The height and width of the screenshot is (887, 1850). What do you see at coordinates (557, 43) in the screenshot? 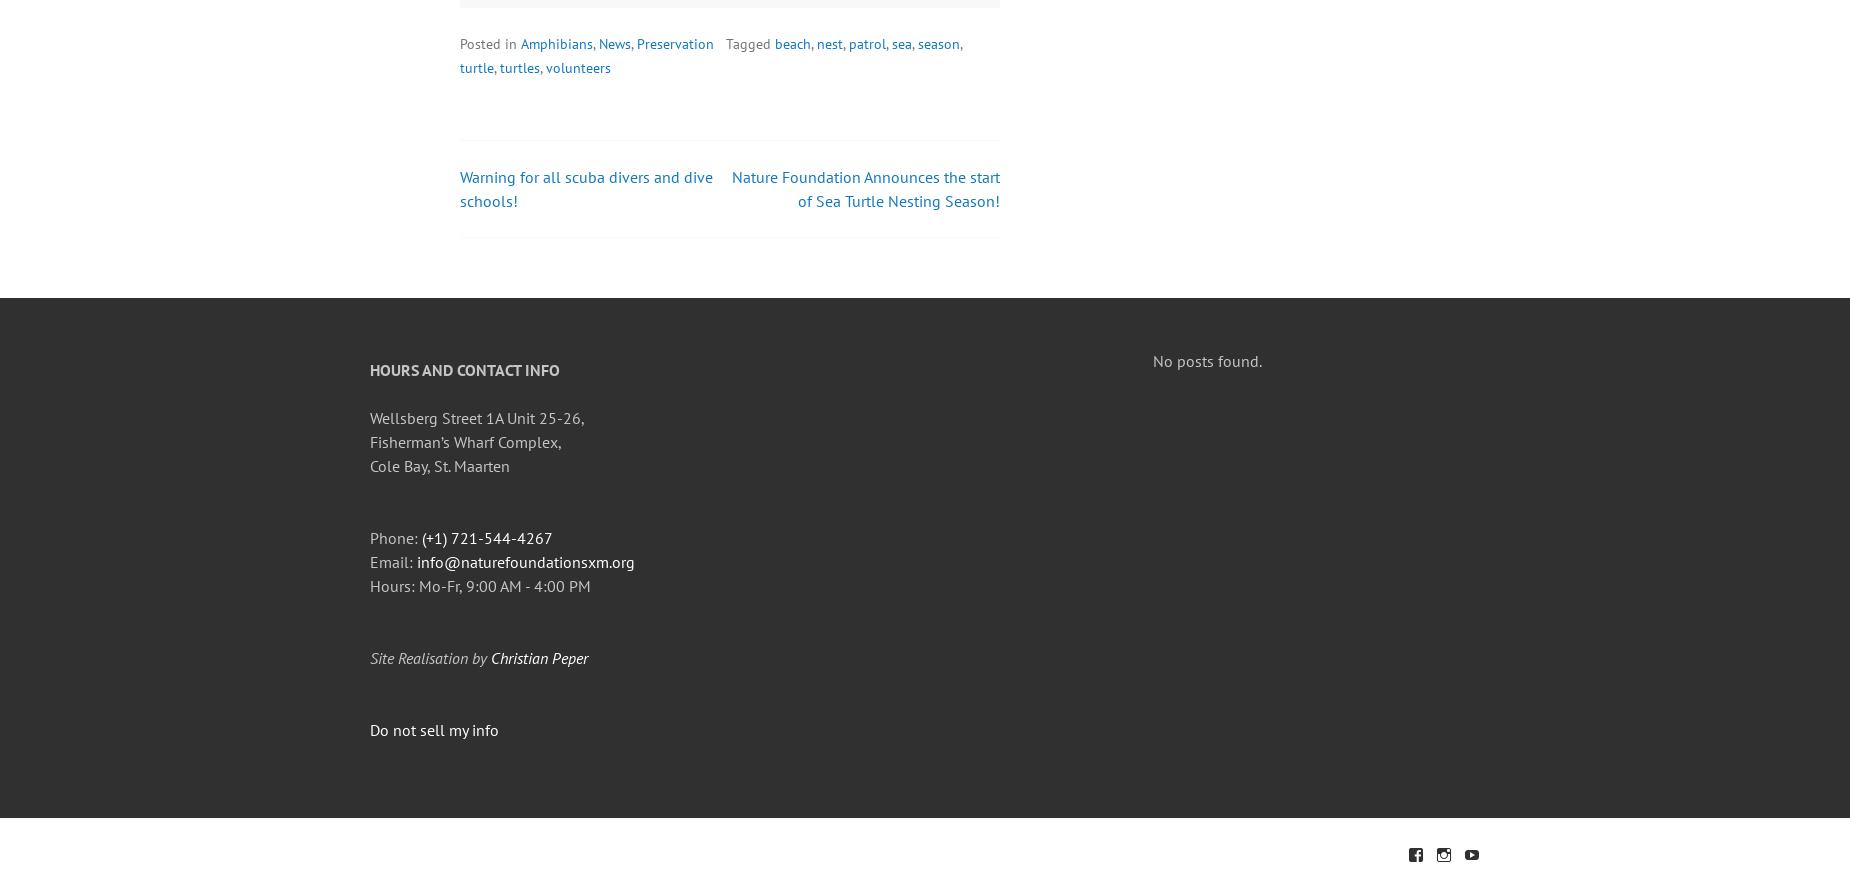
I see `'Amphibians'` at bounding box center [557, 43].